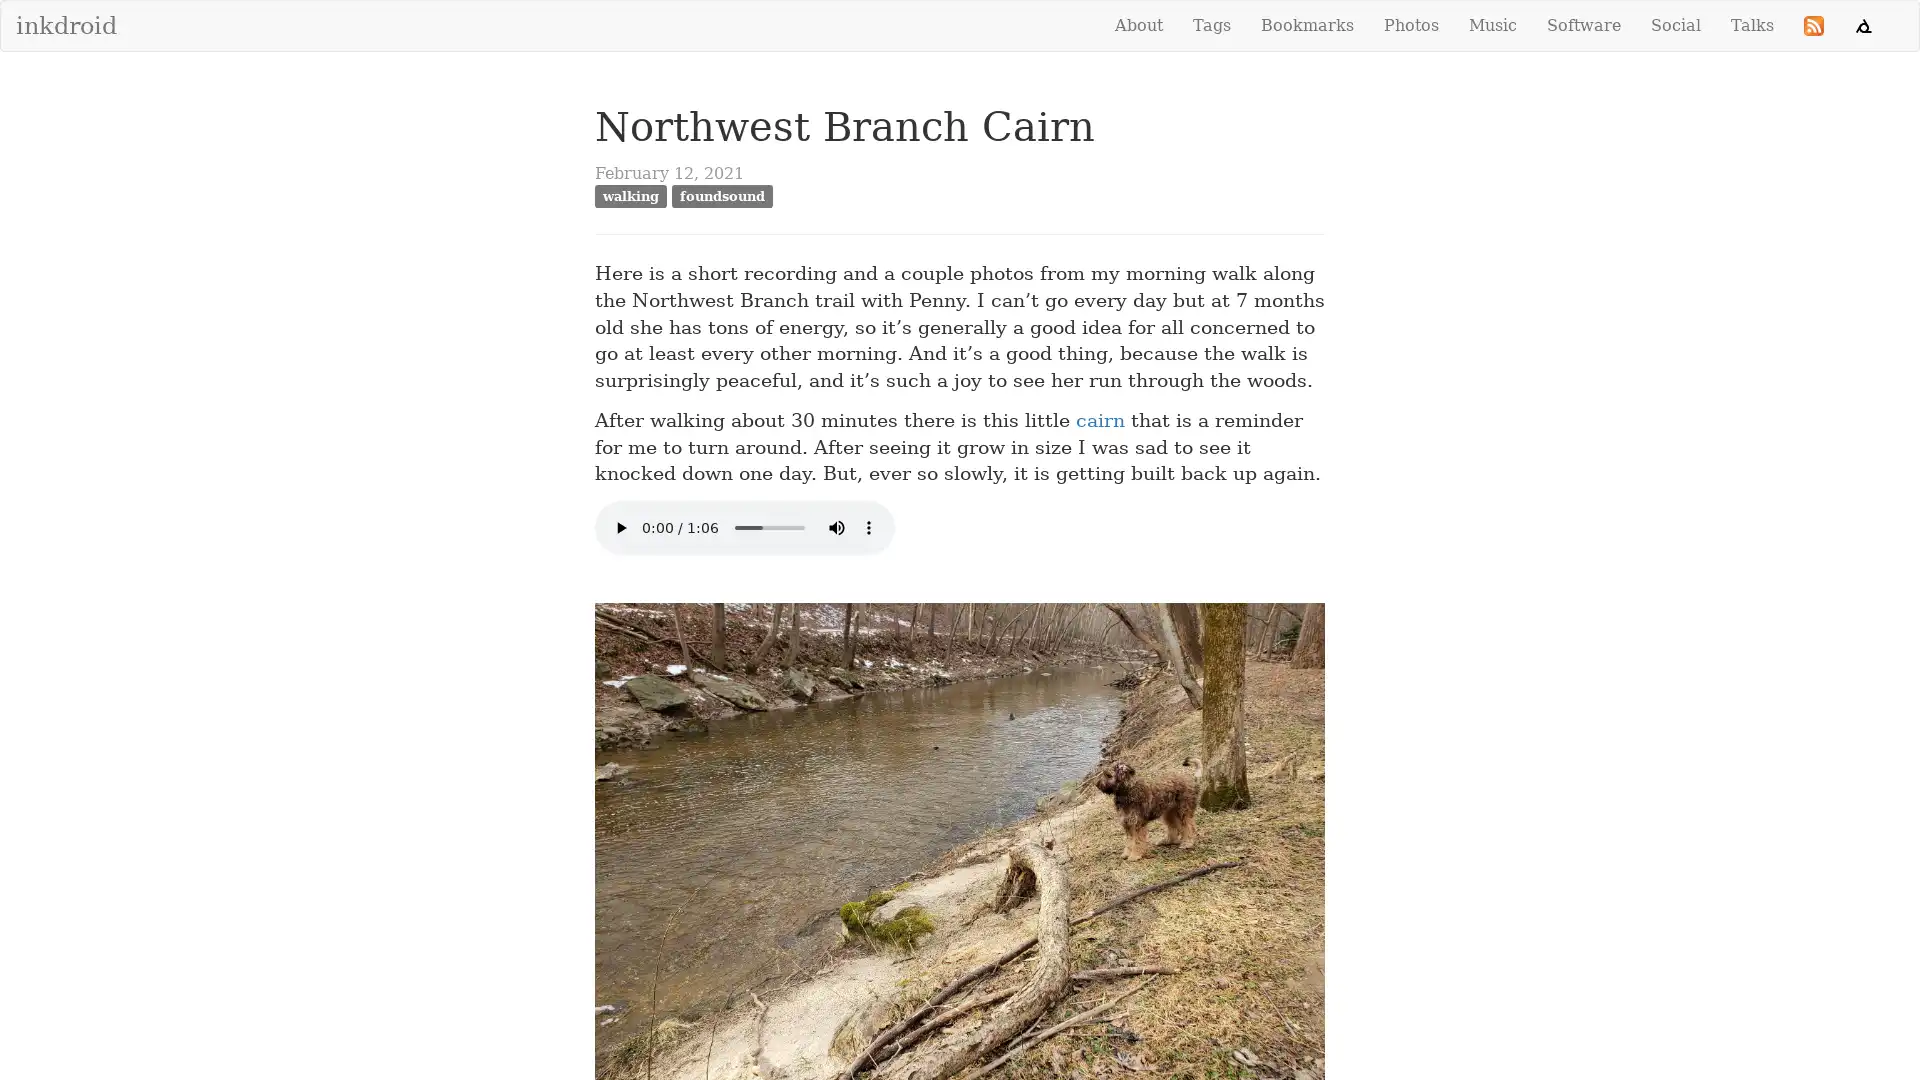 Image resolution: width=1920 pixels, height=1080 pixels. I want to click on show more media controls, so click(868, 527).